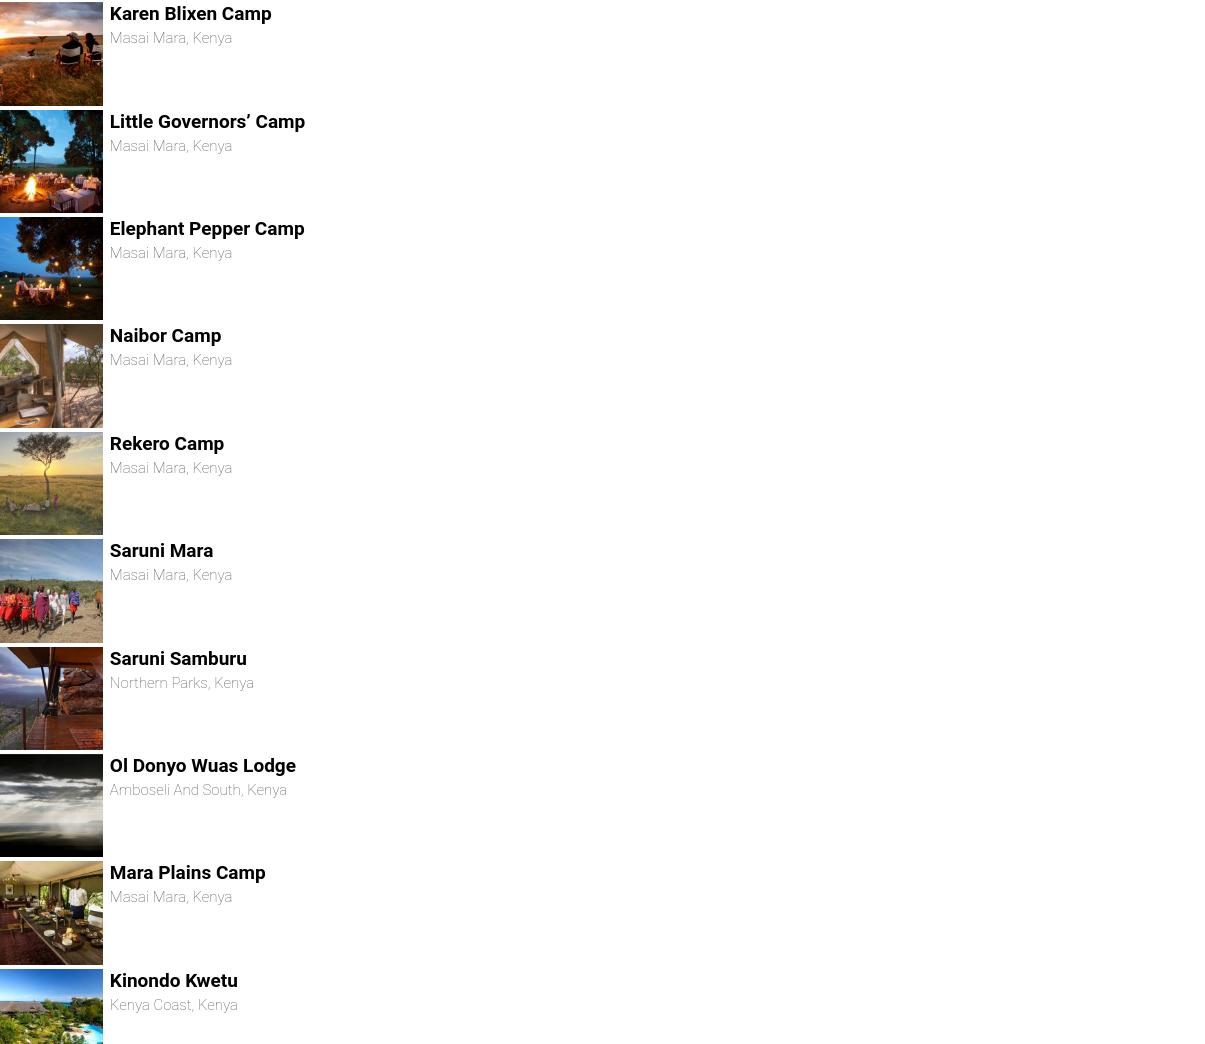 This screenshot has height=1044, width=1205. I want to click on 'Little Governors’ Camp', so click(206, 120).